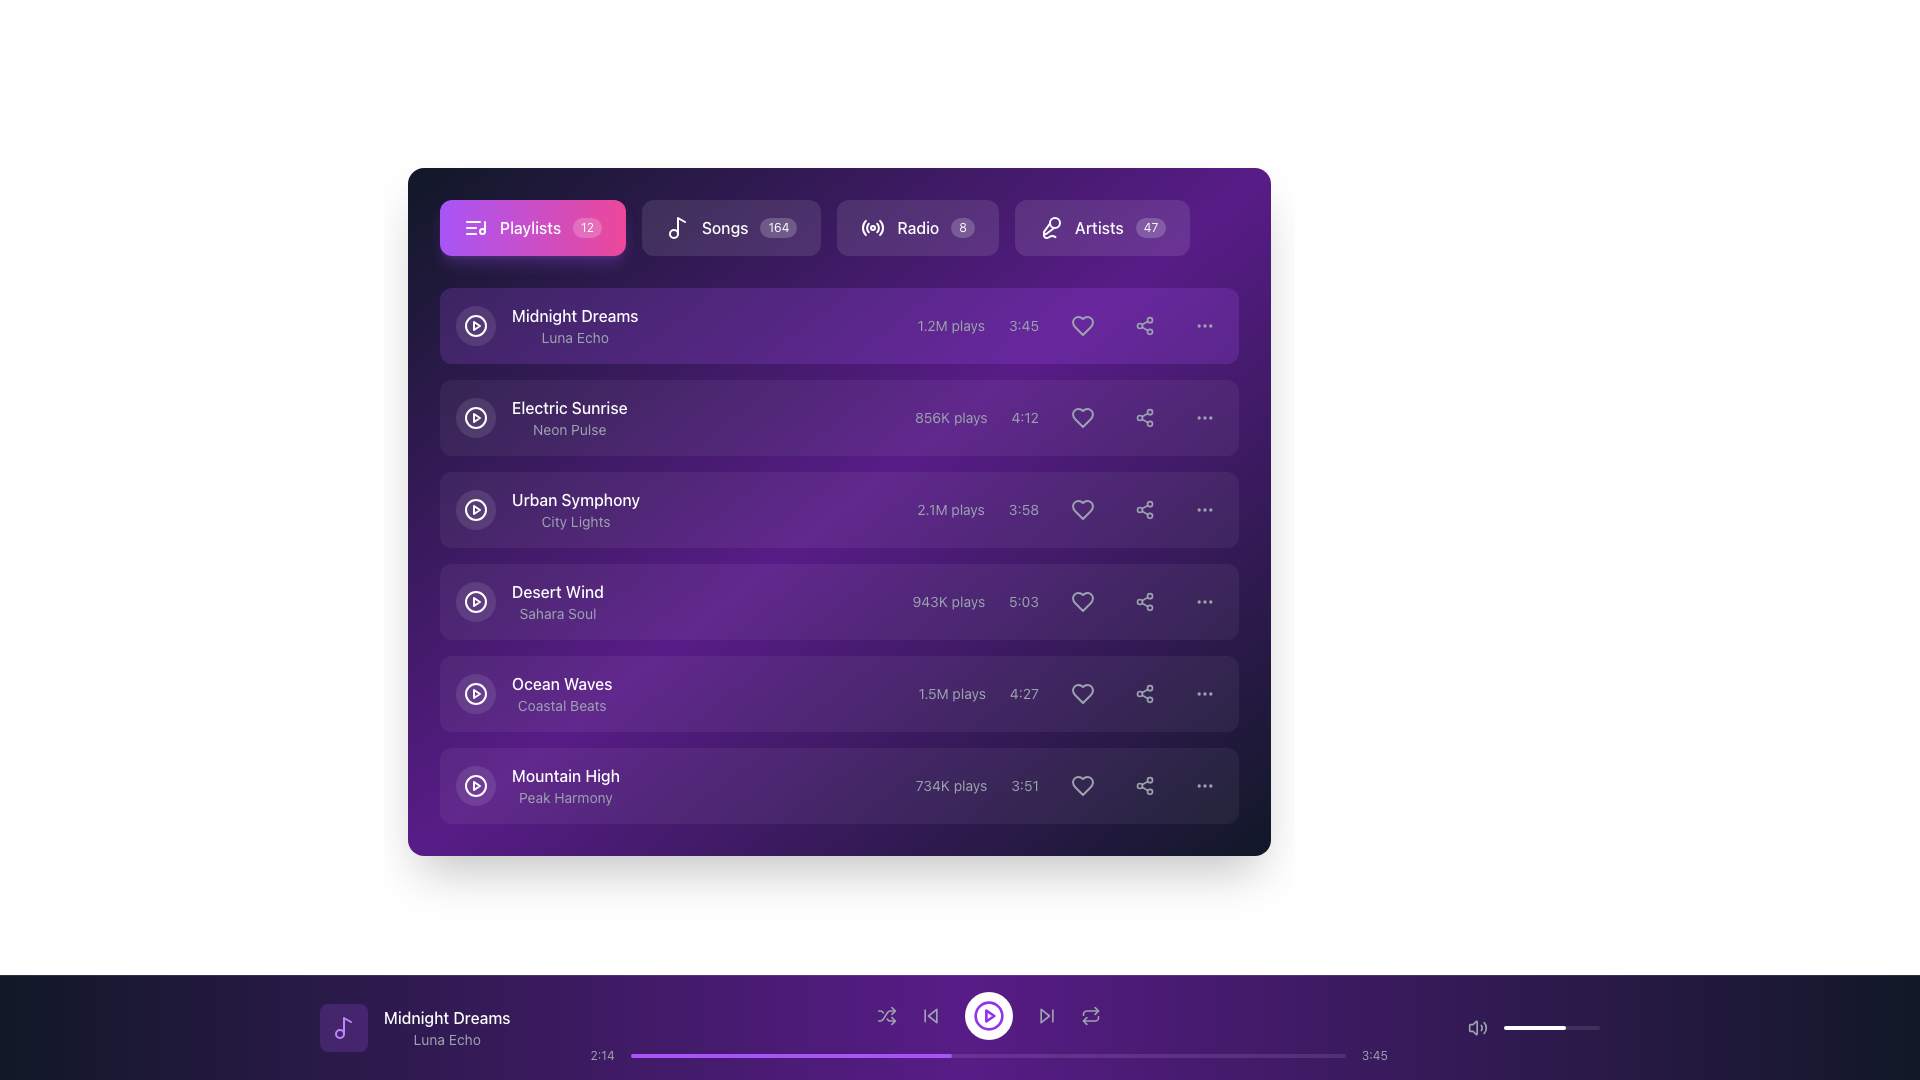  What do you see at coordinates (1050, 226) in the screenshot?
I see `the 'Artists' category icon located at the top-right corner of the interface` at bounding box center [1050, 226].